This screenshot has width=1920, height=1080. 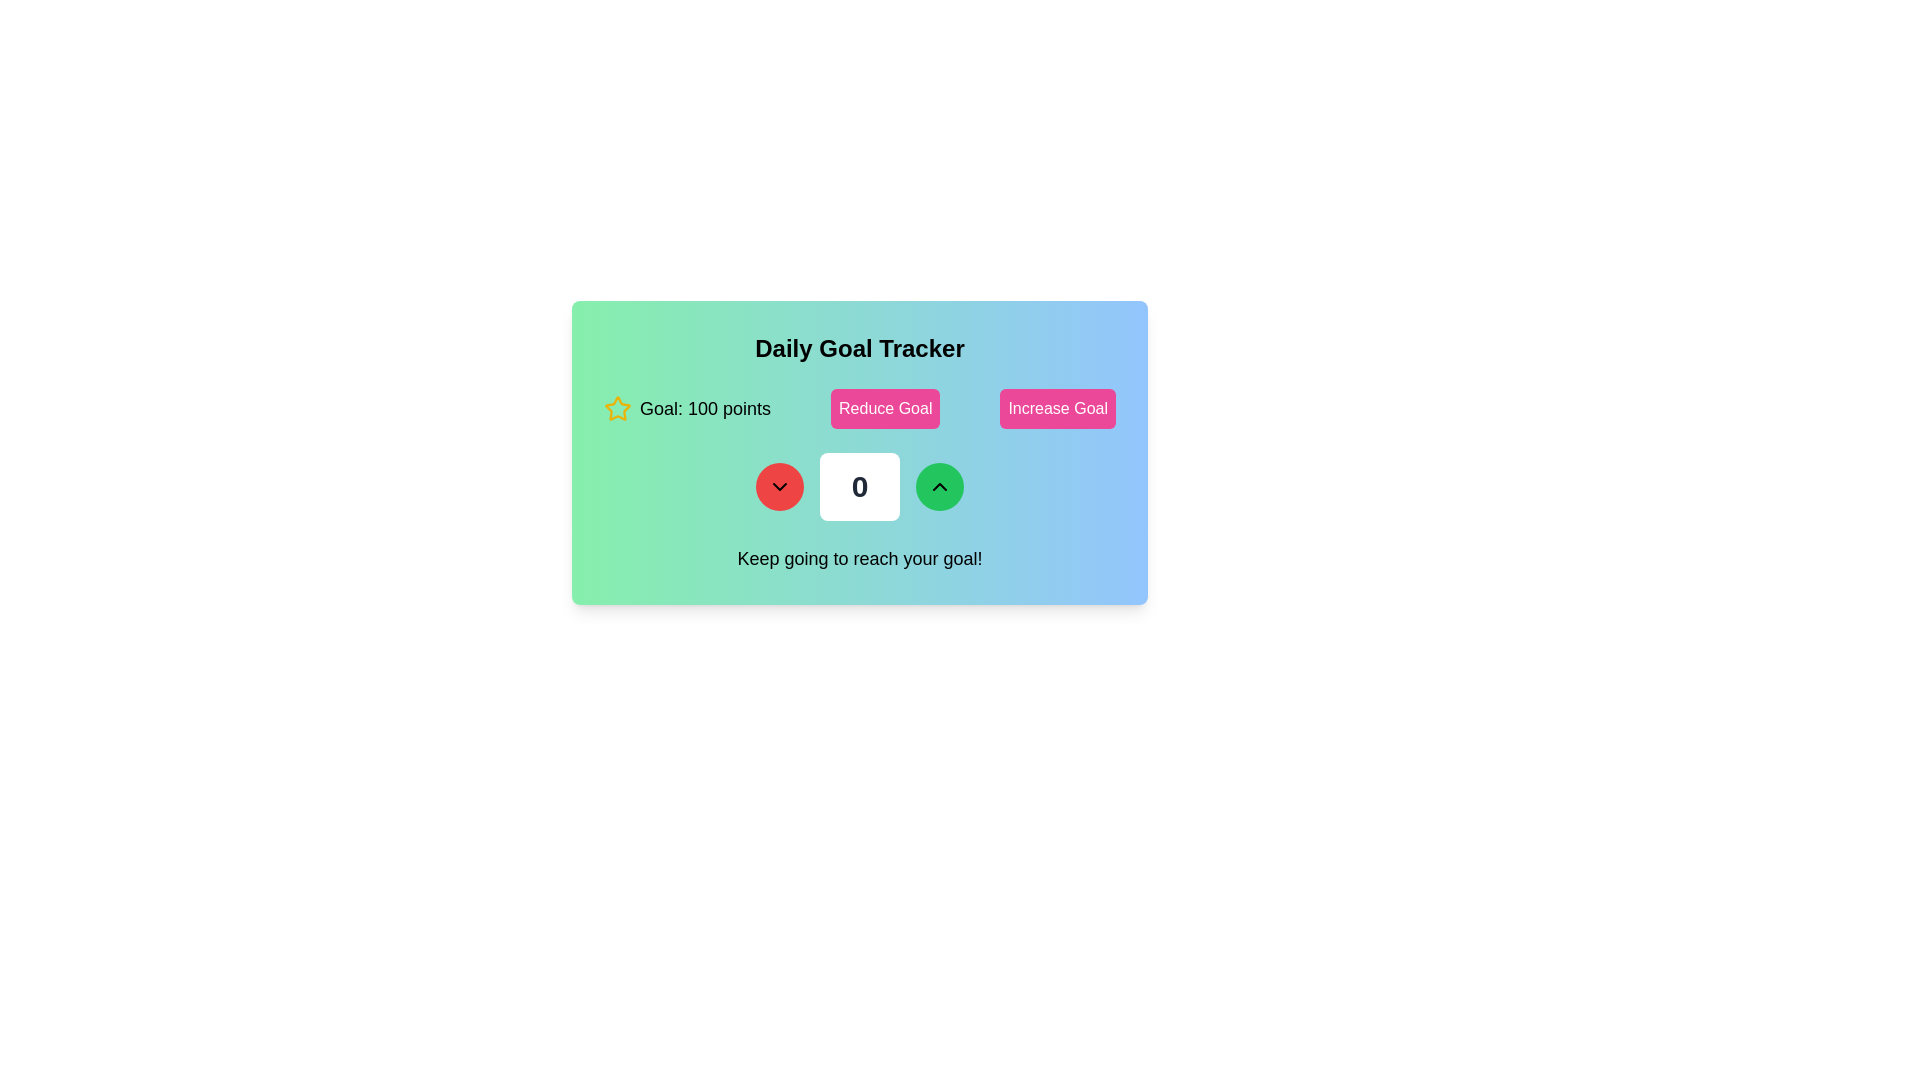 What do you see at coordinates (1057, 407) in the screenshot?
I see `the 'Increase Goal' button, which is a rectangular button with rounded corners, styled in pink with white bold text, located to the right of the 'Reduce Goal' button` at bounding box center [1057, 407].